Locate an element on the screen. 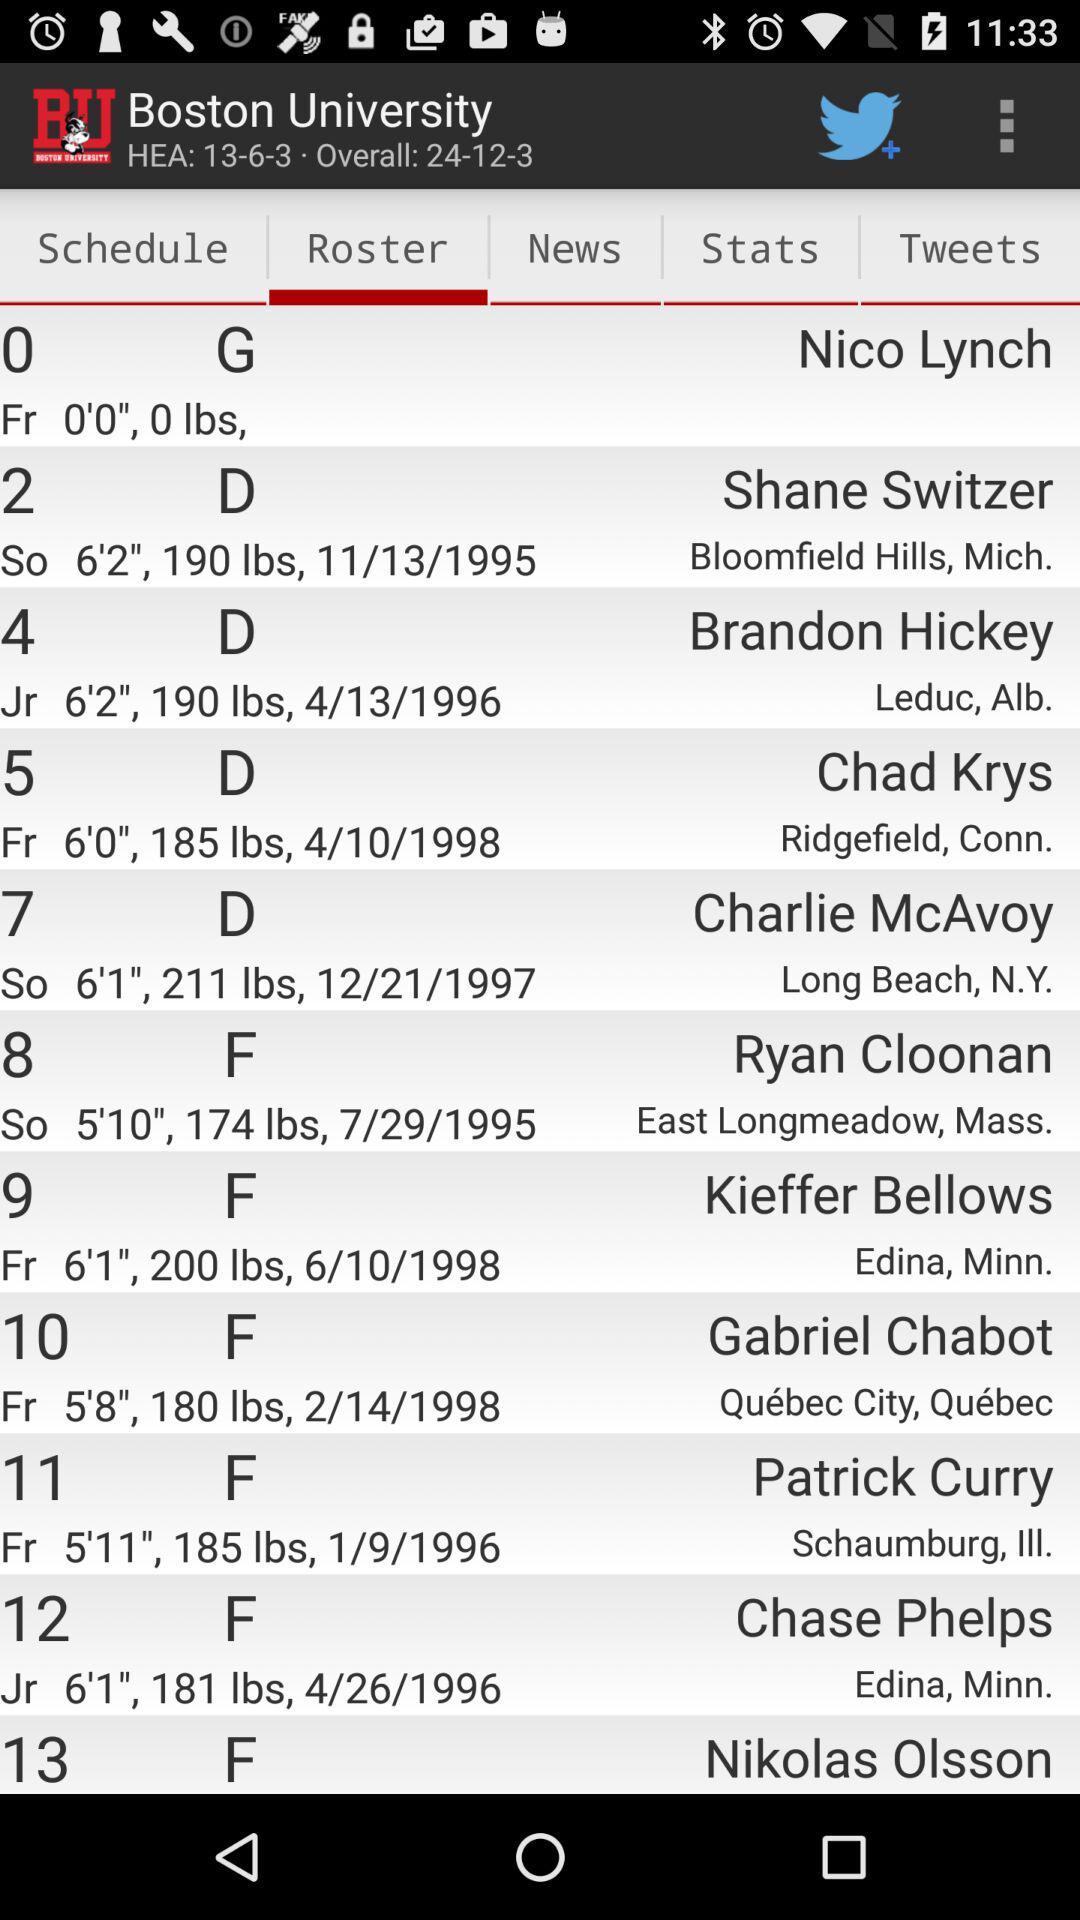  the news is located at coordinates (575, 246).